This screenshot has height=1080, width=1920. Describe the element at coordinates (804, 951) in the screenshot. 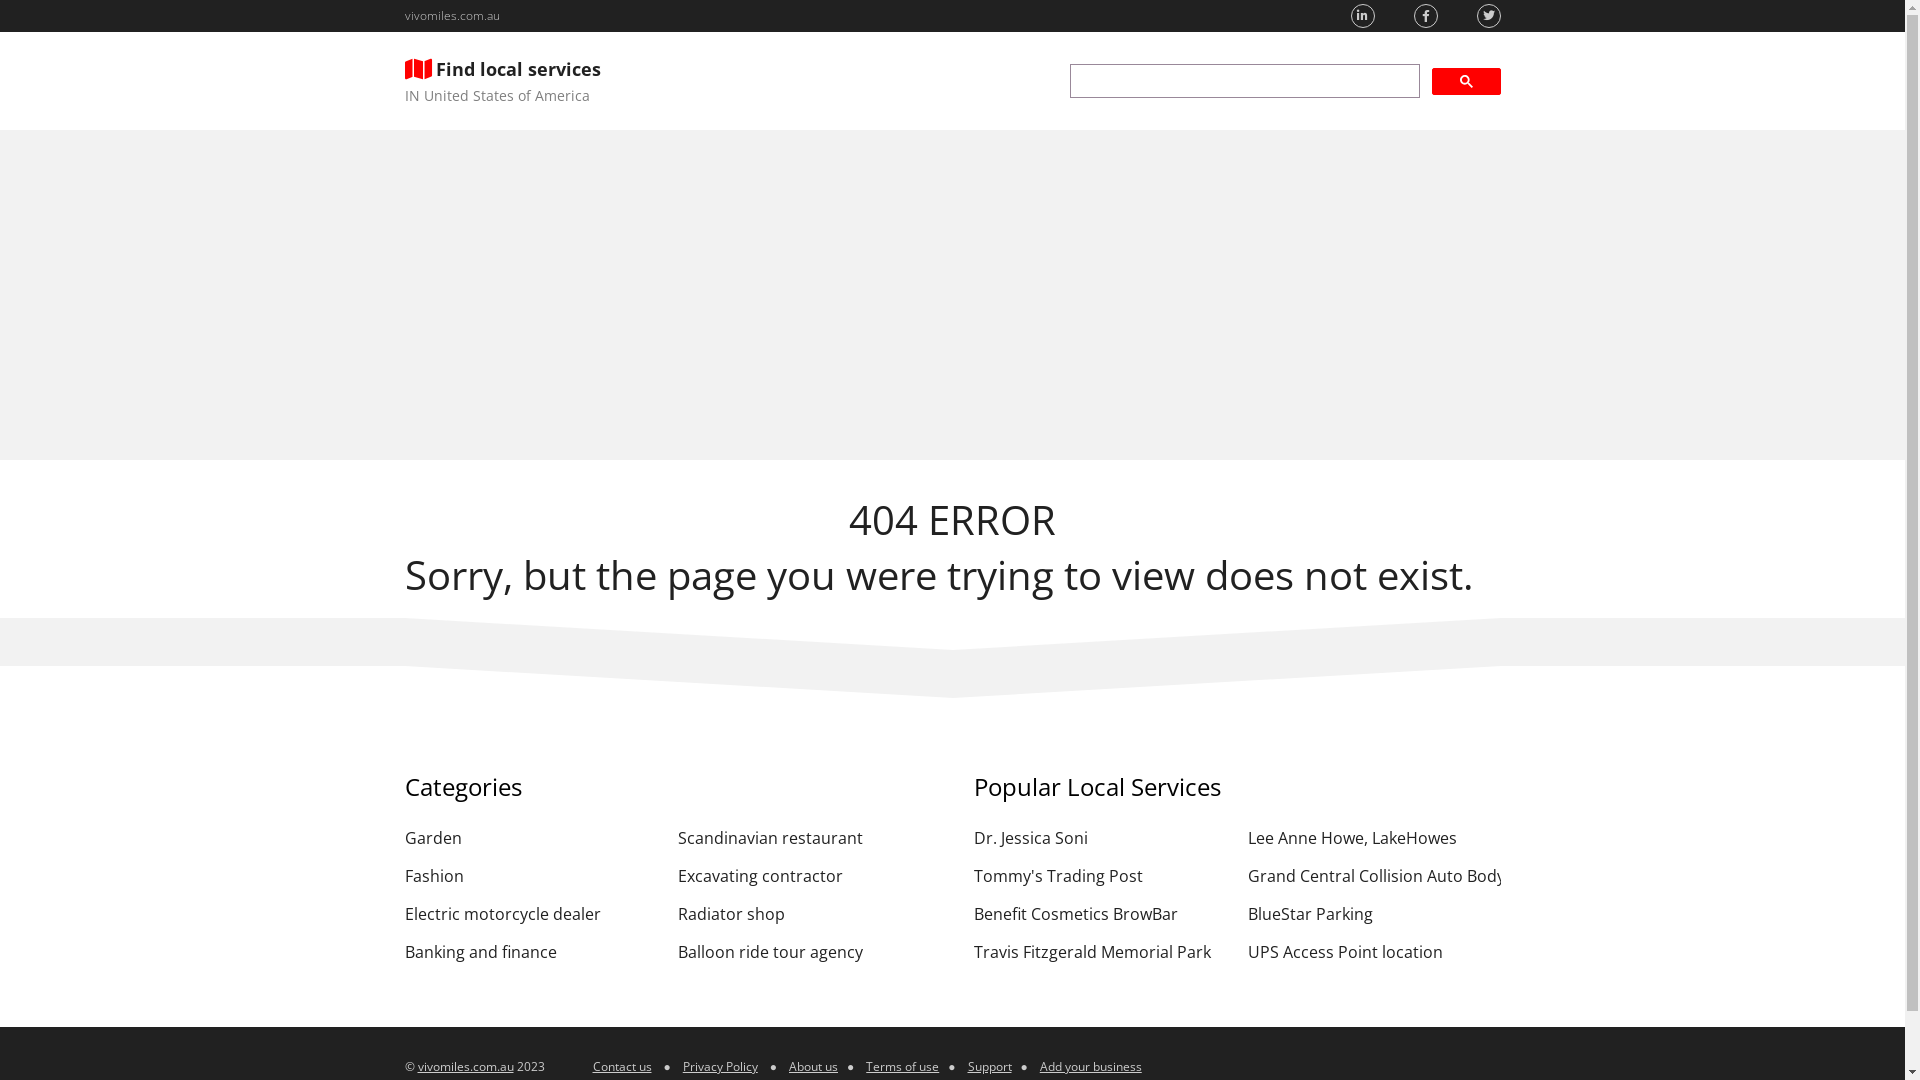

I see `'Balloon ride tour agency'` at that location.